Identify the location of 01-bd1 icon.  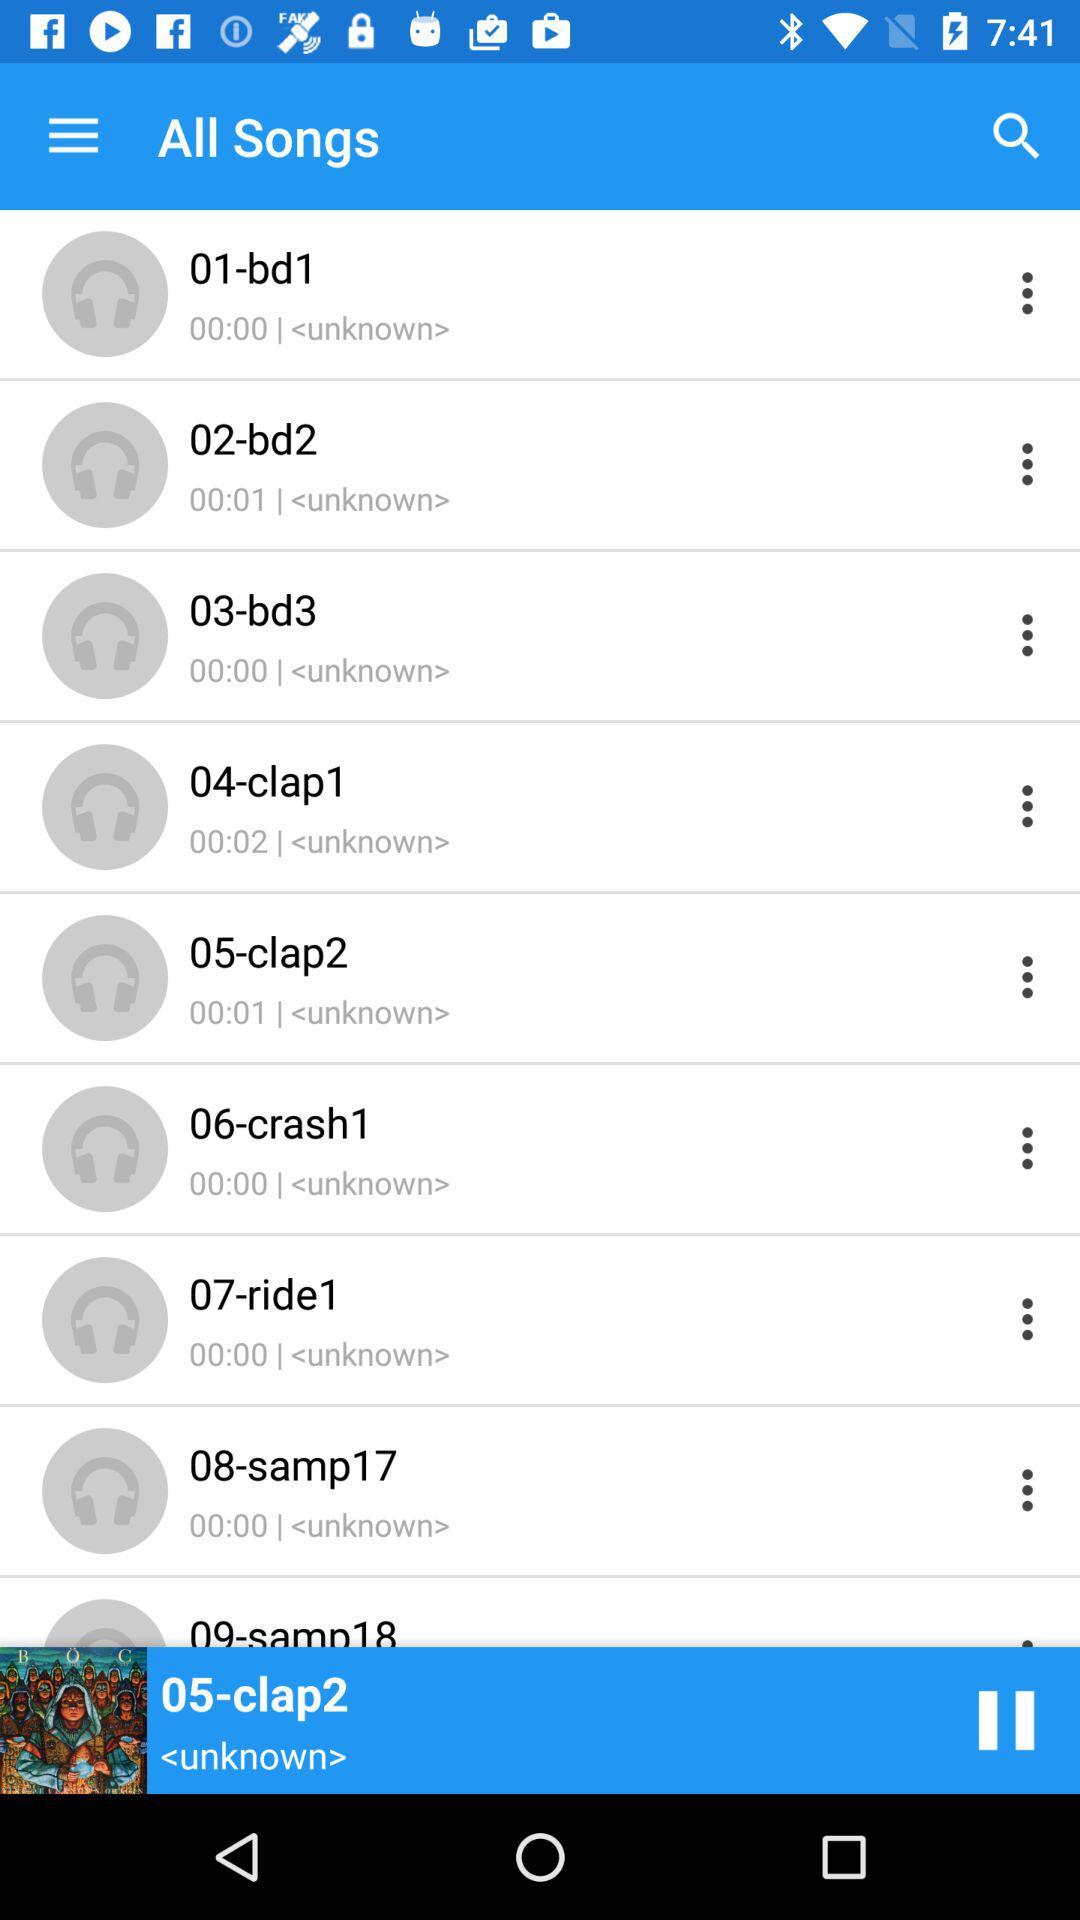
(591, 266).